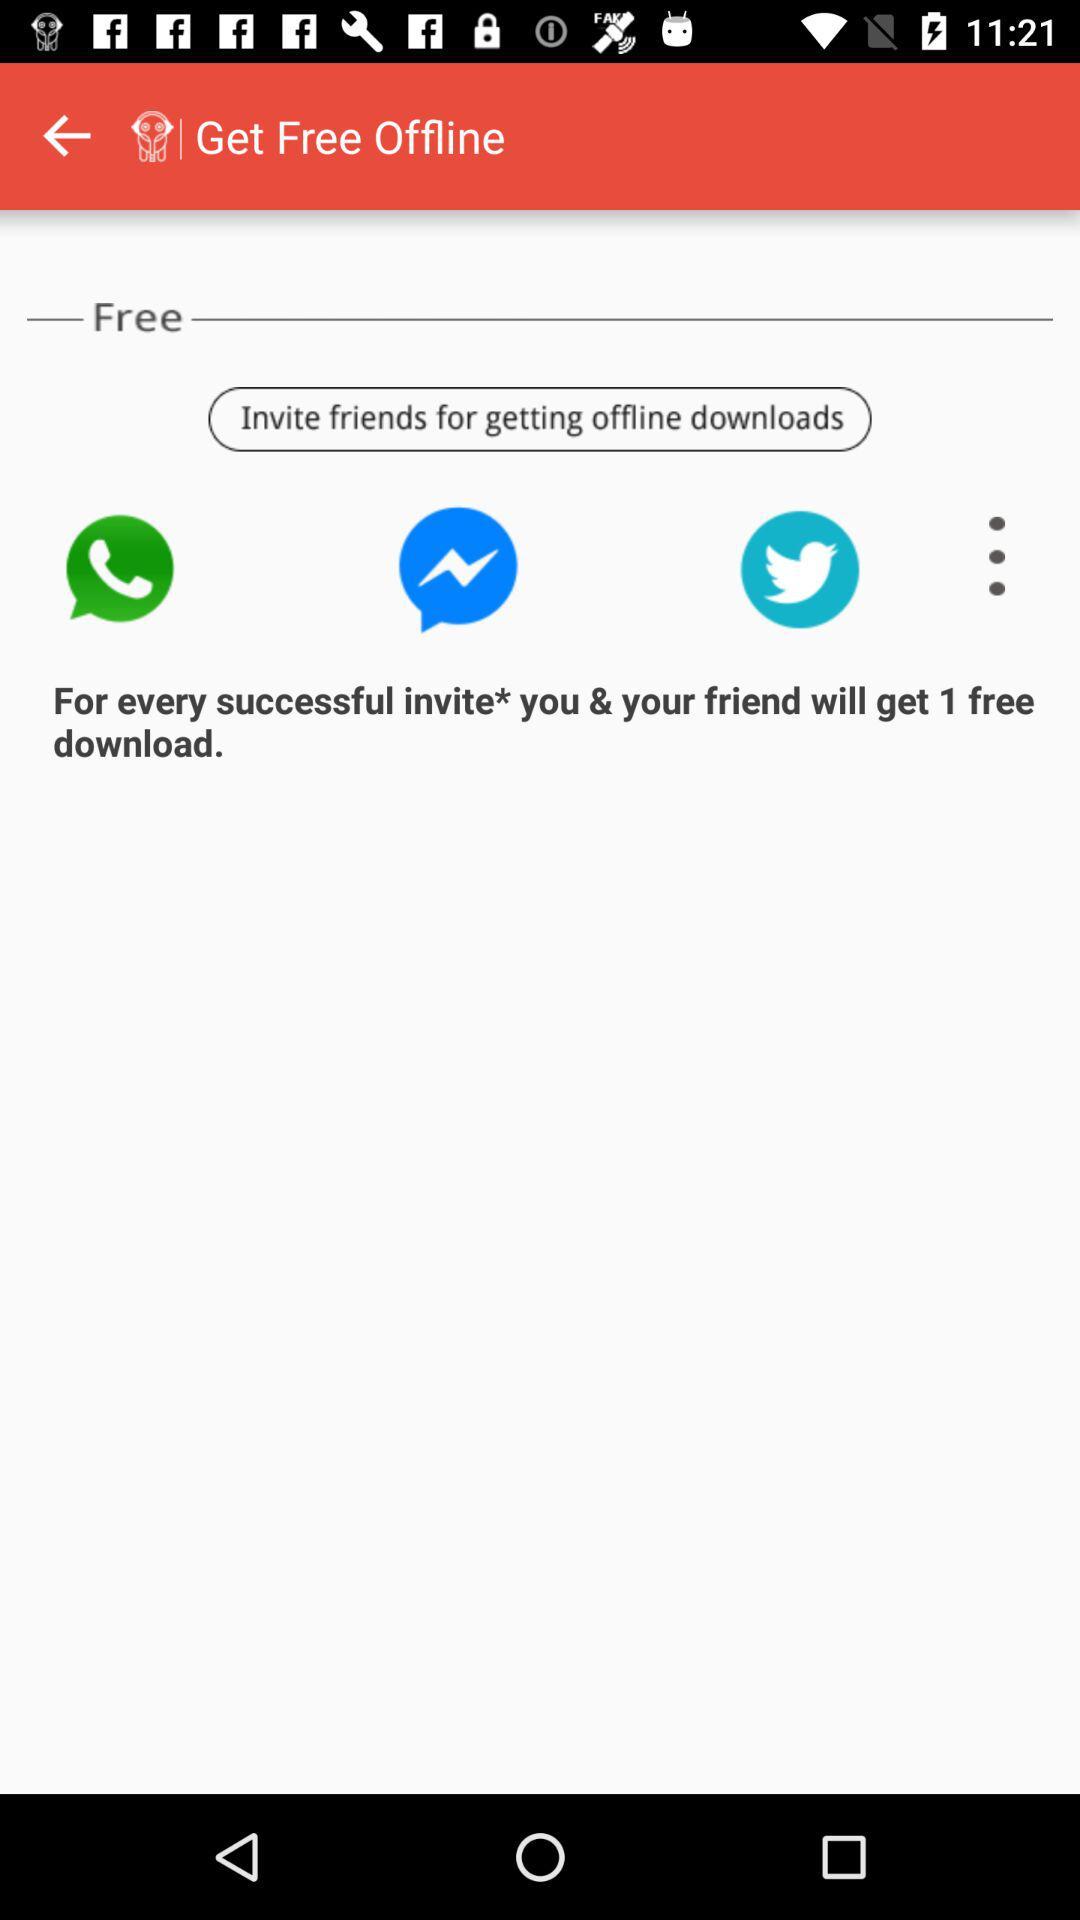 The image size is (1080, 1920). What do you see at coordinates (118, 568) in the screenshot?
I see `the call icon` at bounding box center [118, 568].